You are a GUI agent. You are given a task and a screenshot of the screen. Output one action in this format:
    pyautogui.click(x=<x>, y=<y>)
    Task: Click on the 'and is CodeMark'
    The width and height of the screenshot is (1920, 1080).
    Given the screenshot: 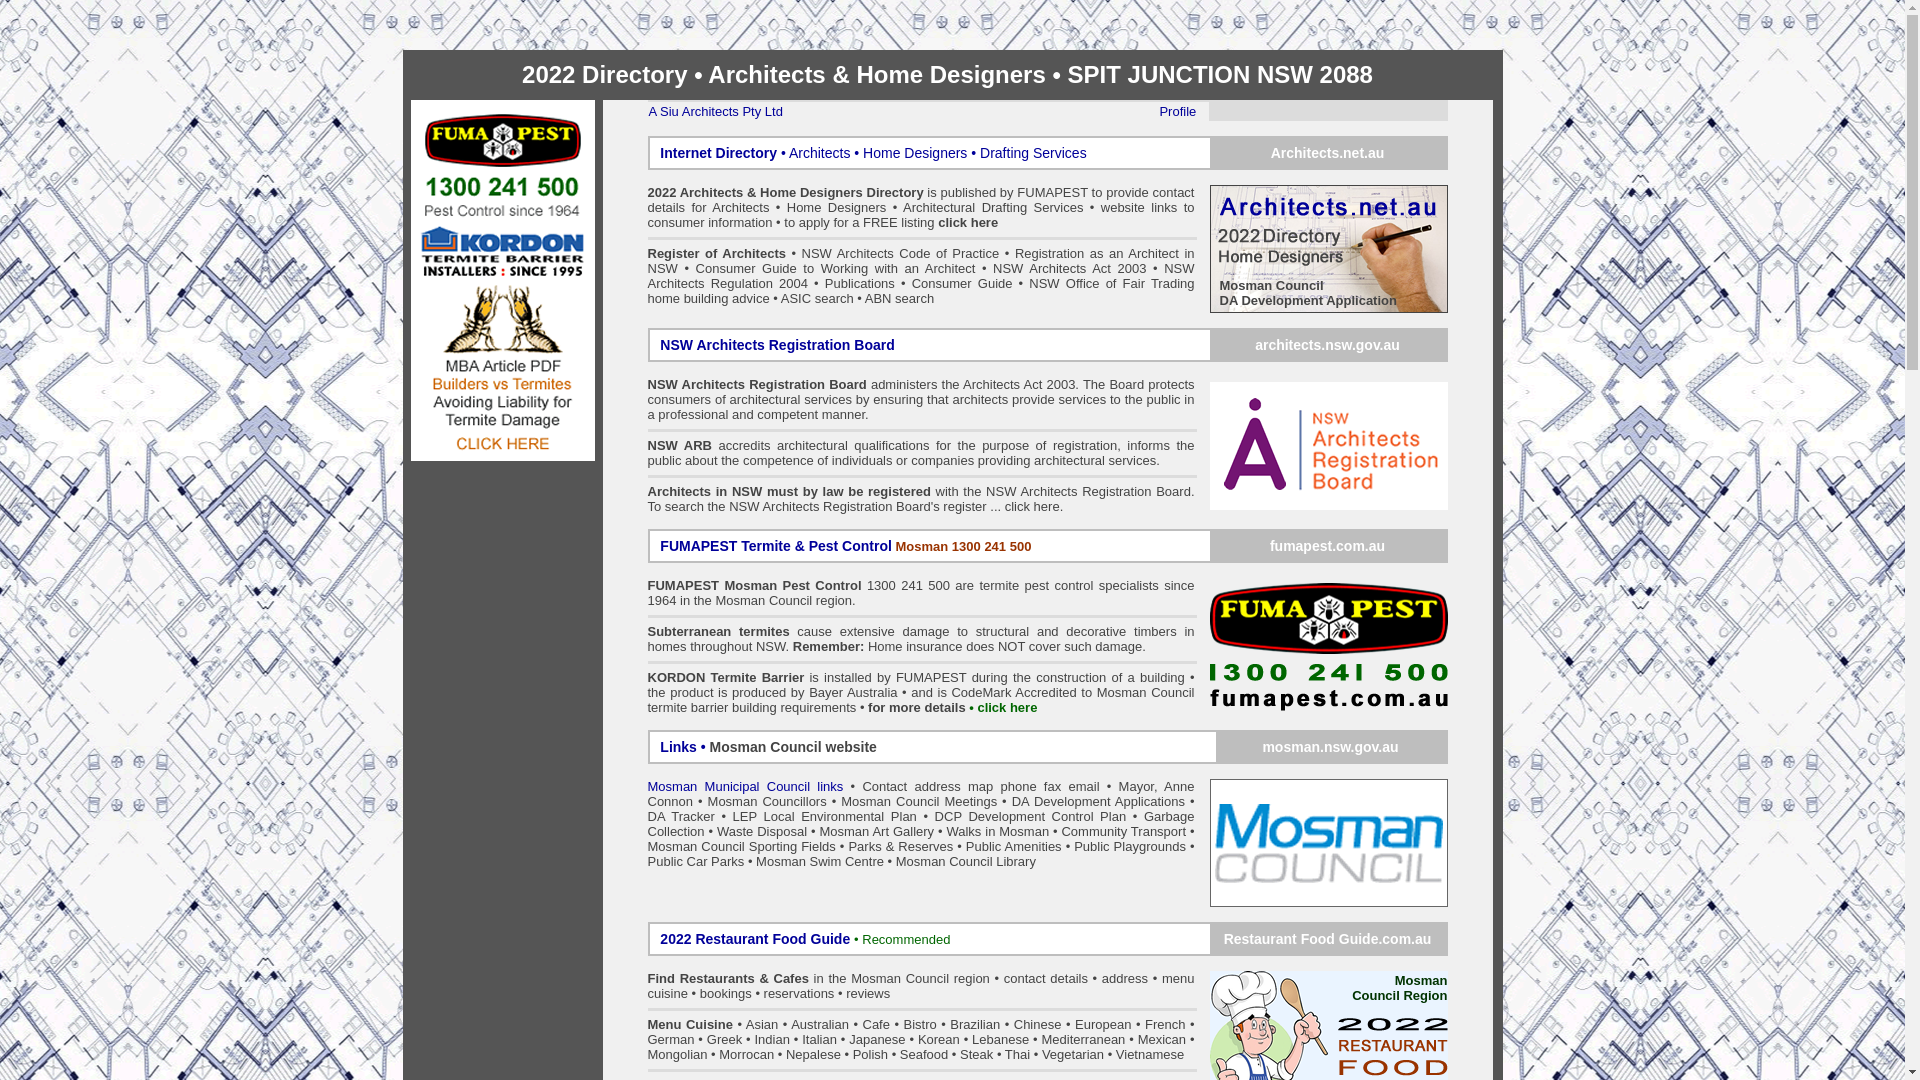 What is the action you would take?
    pyautogui.click(x=960, y=691)
    